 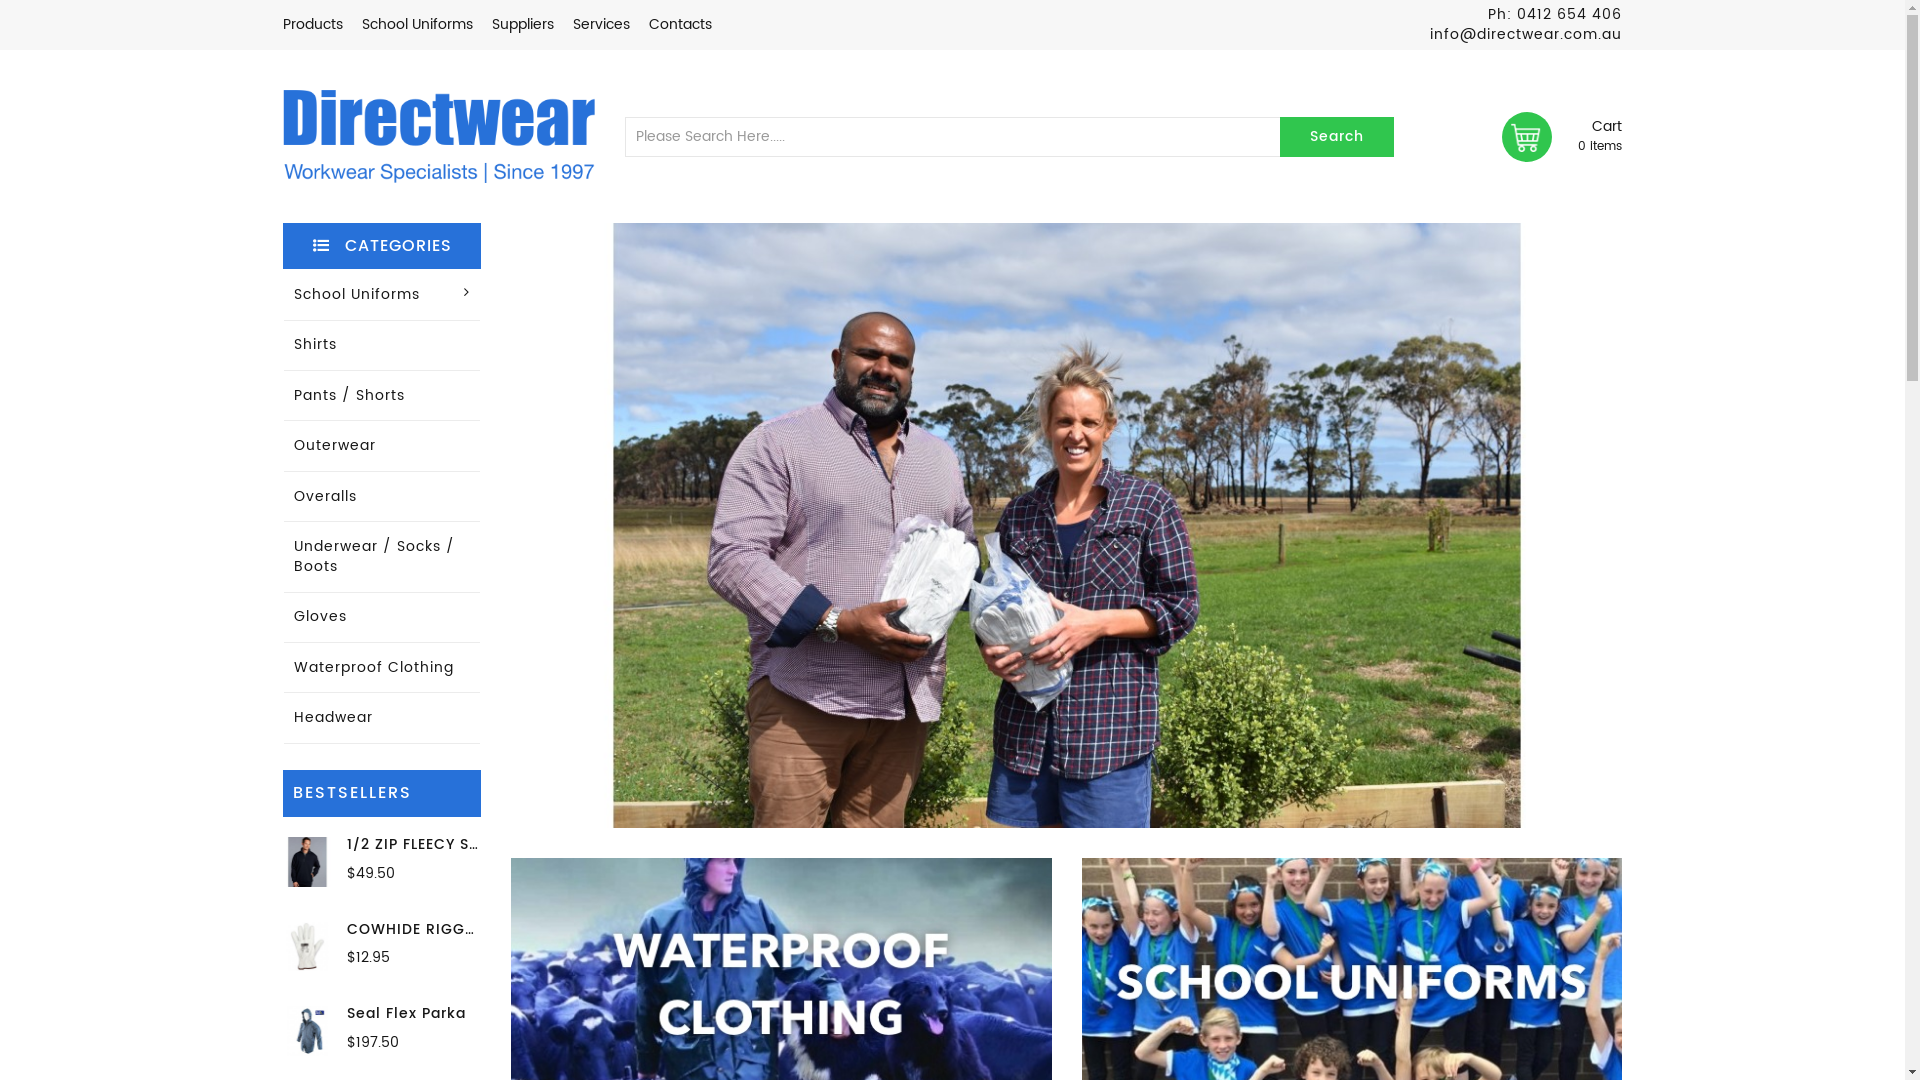 I want to click on 'Shirts', so click(x=382, y=345).